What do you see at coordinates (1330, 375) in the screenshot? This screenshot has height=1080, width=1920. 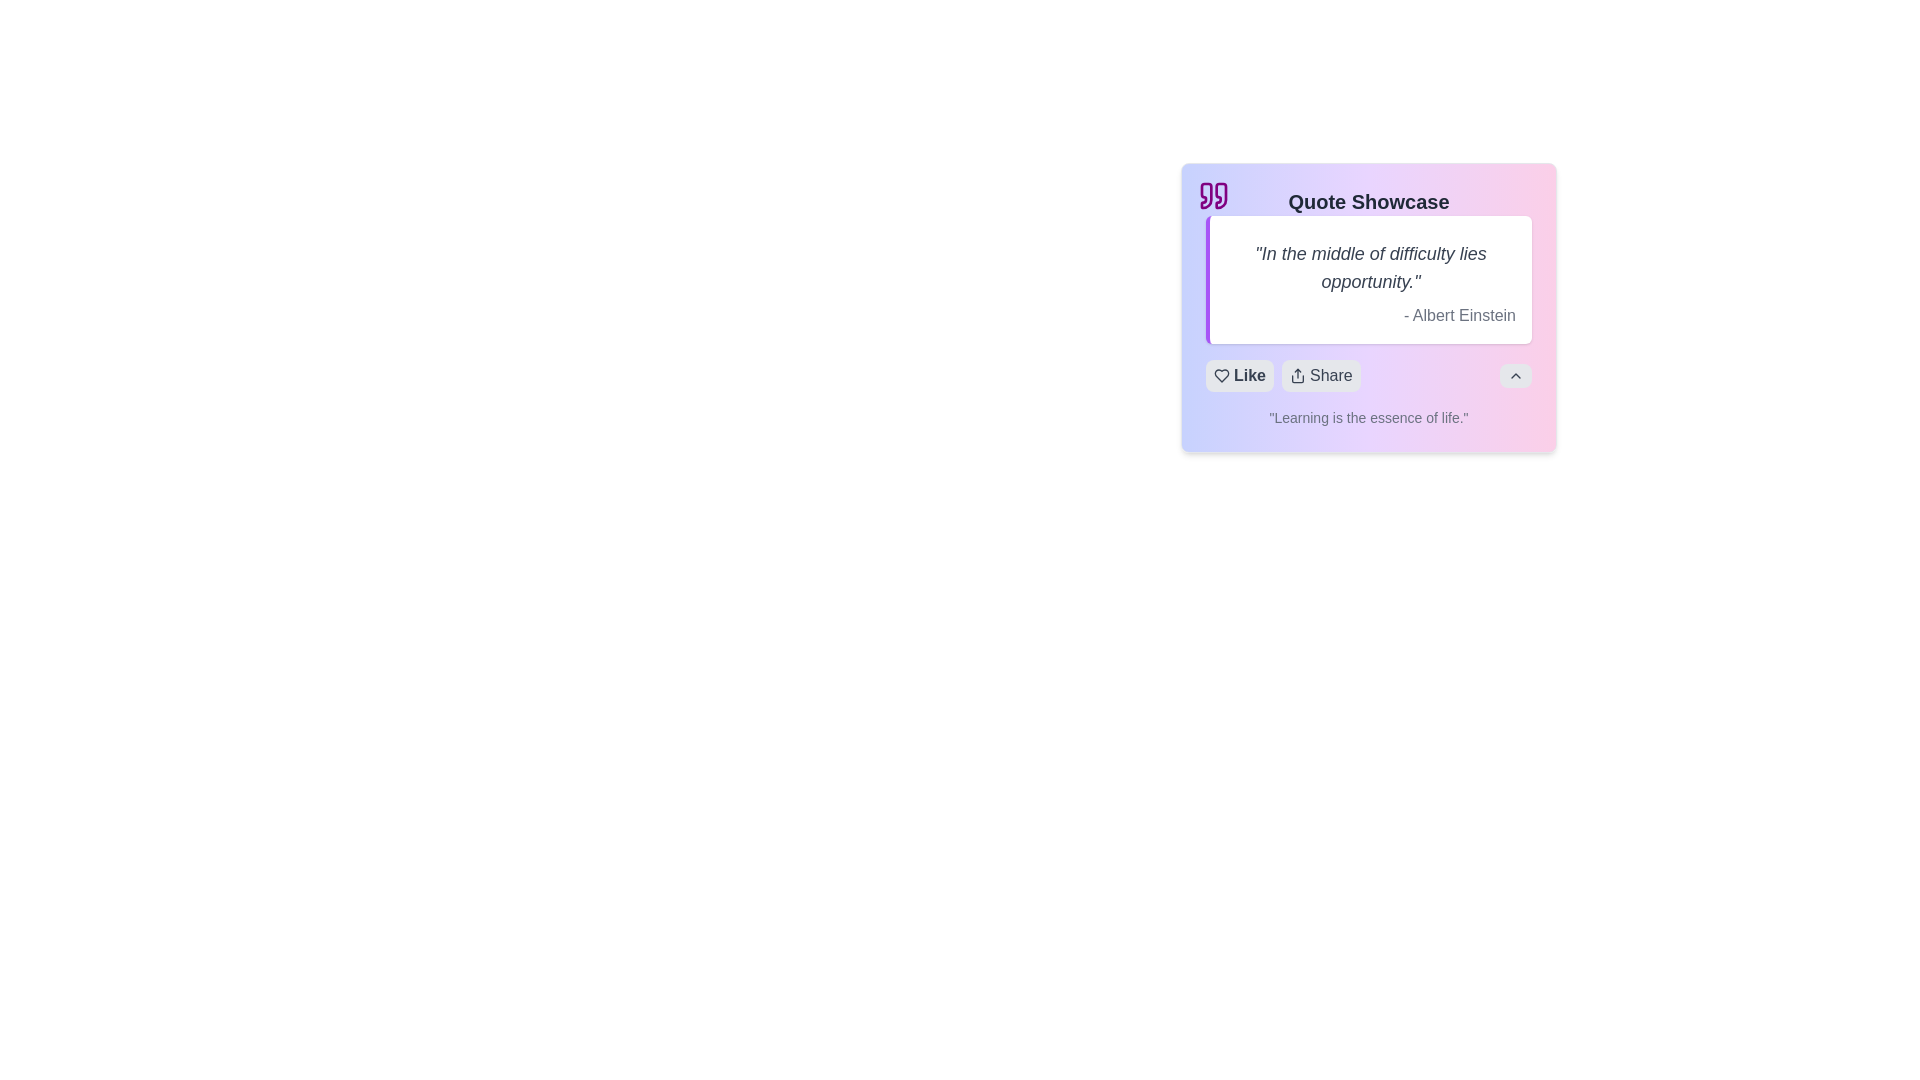 I see `the 'Share' text label located within the rounded button in the bottom right of the card` at bounding box center [1330, 375].